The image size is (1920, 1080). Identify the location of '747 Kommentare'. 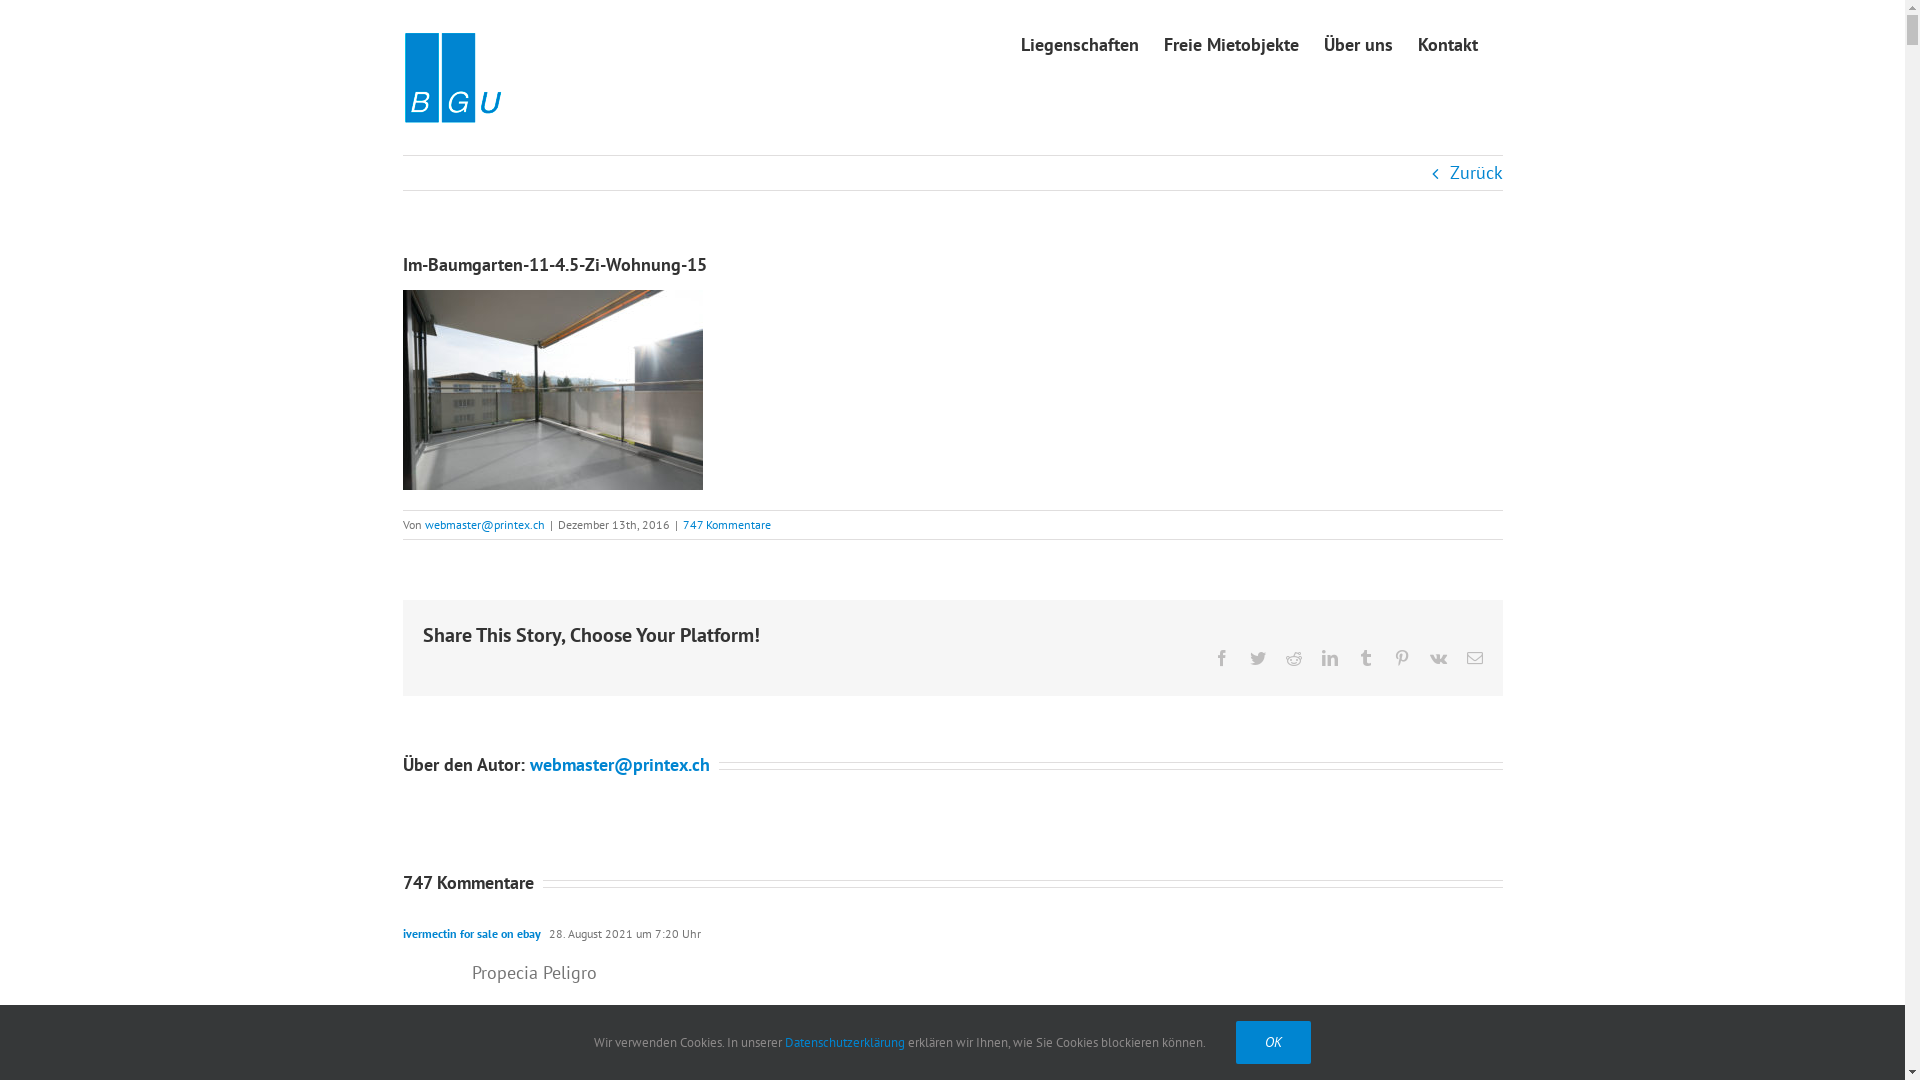
(681, 523).